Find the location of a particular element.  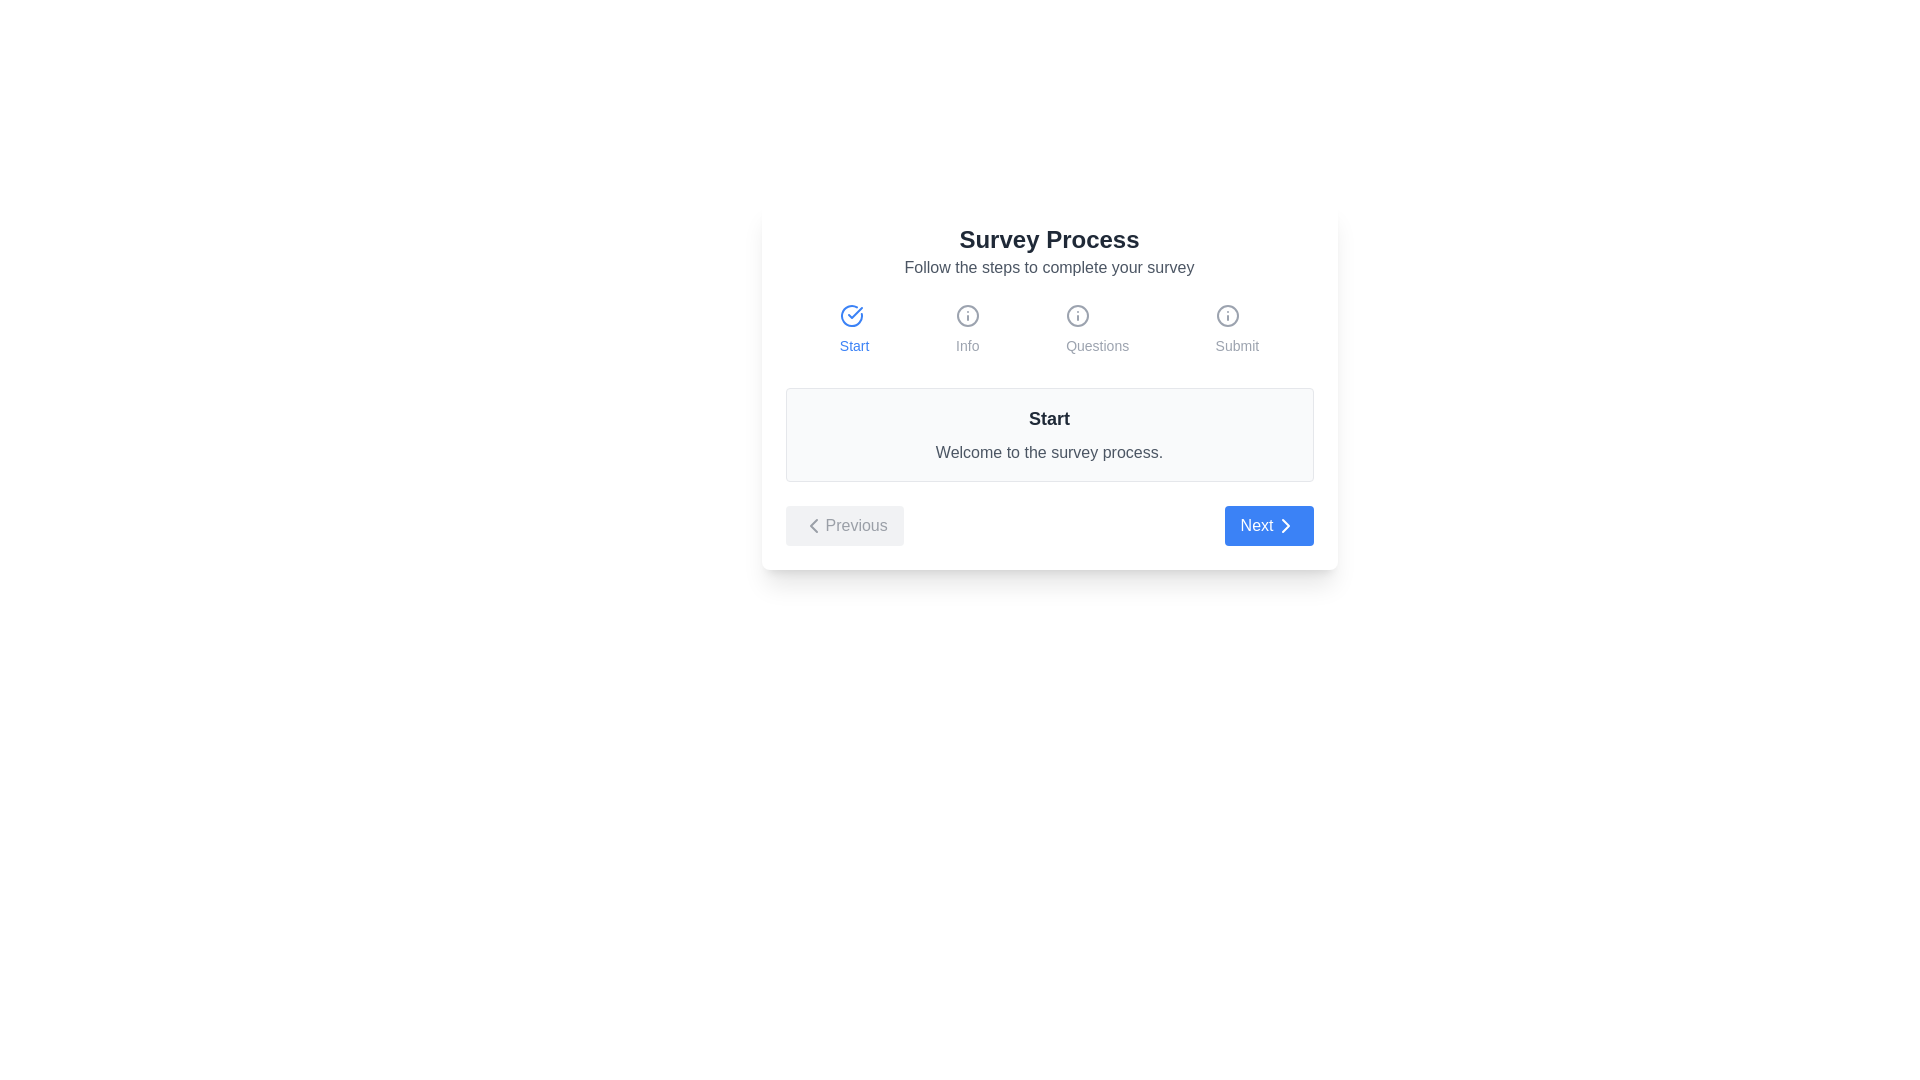

the leftward-pointing chevron icon within the 'Previous' button located in the bottom left corner of the central panel is located at coordinates (813, 524).